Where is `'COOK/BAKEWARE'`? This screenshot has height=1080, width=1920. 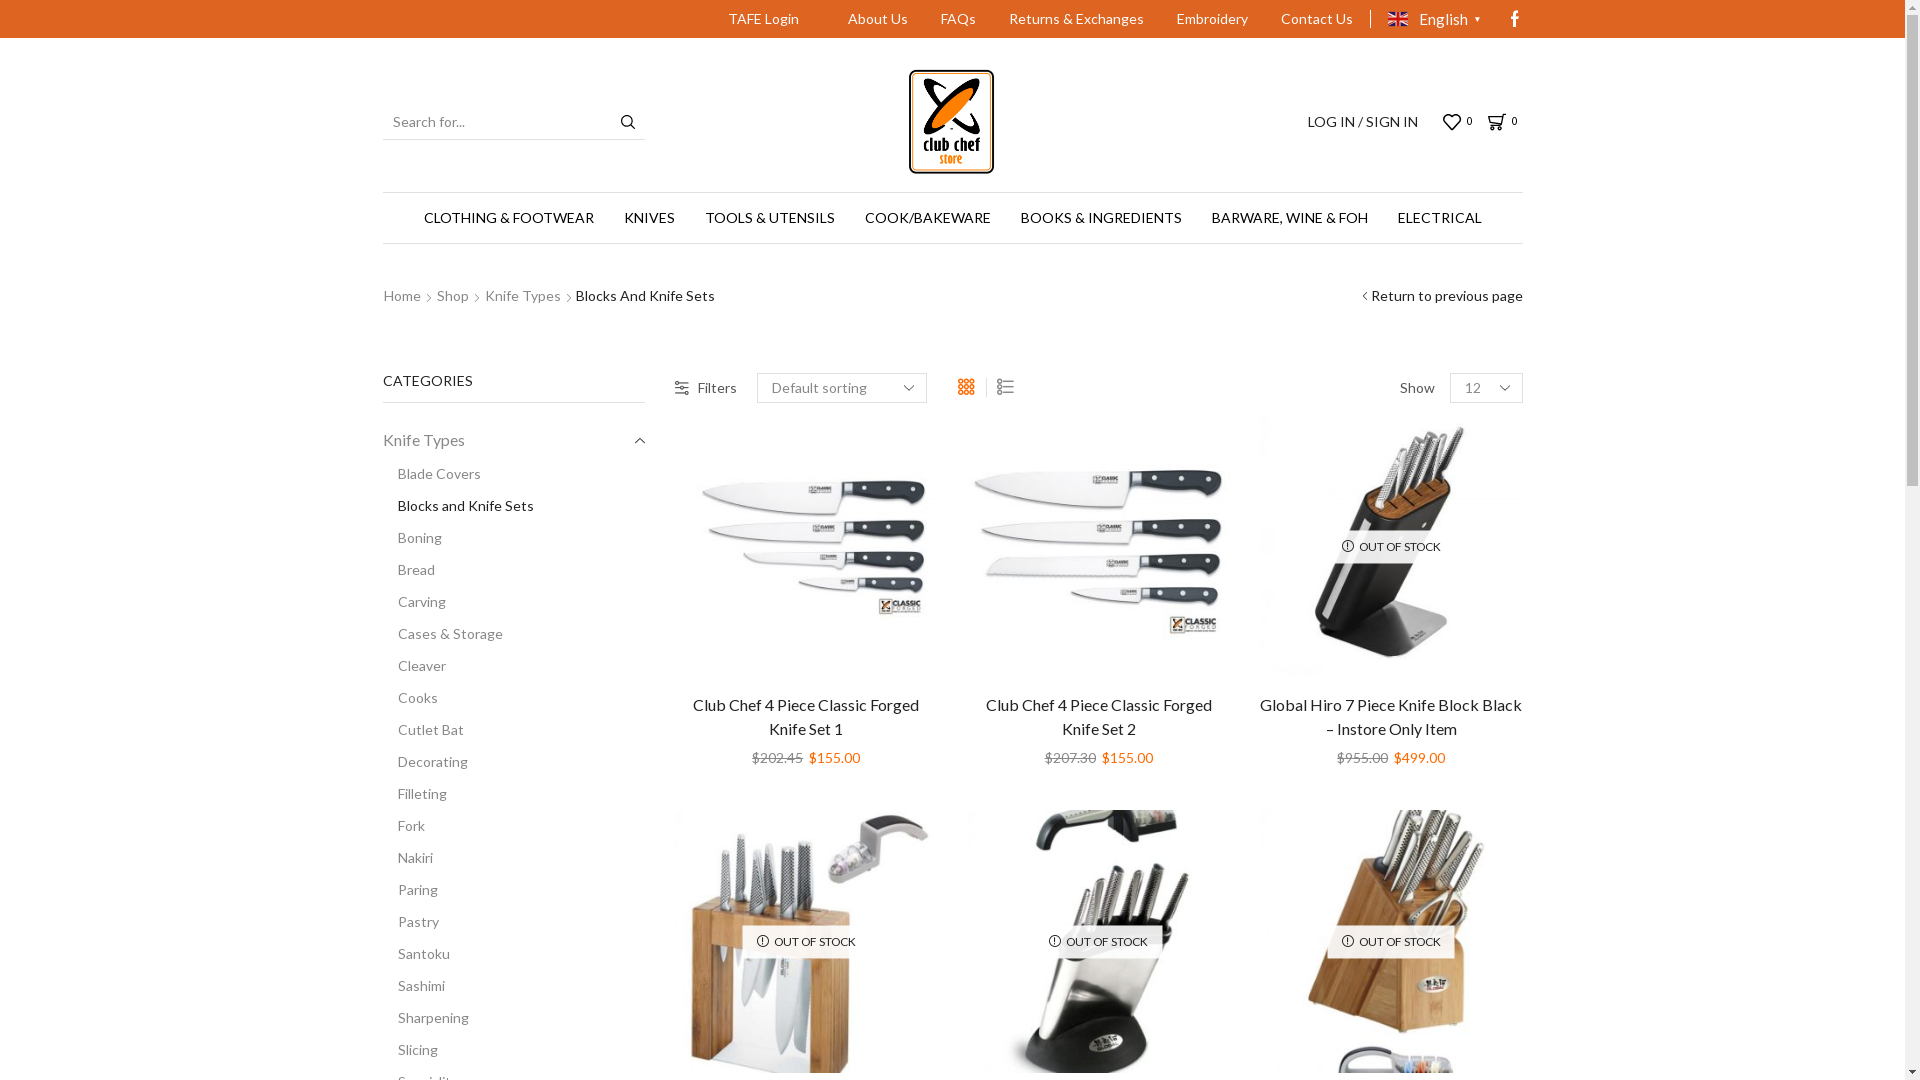
'COOK/BAKEWARE' is located at coordinates (926, 218).